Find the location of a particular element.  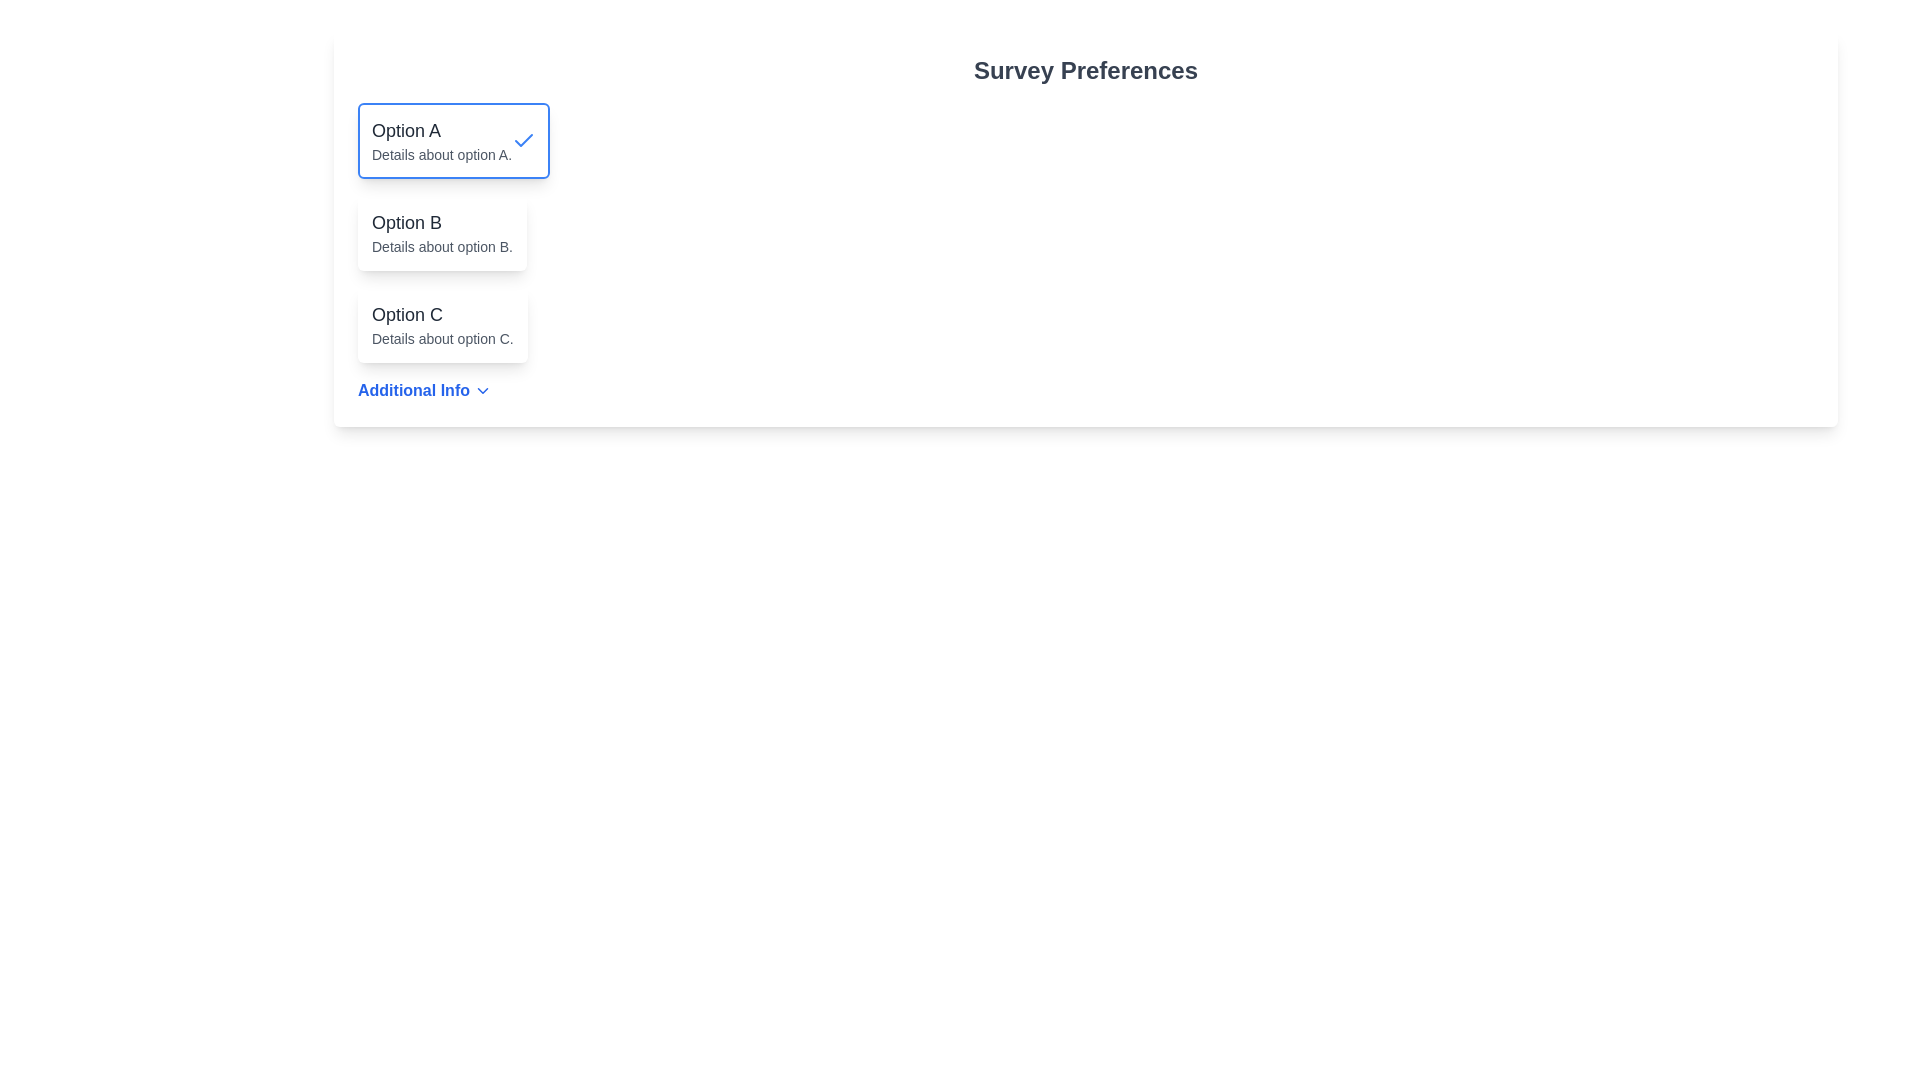

the Informational Text Block that provides information about 'Option B', which is the second item in a vertical list of options is located at coordinates (441, 231).